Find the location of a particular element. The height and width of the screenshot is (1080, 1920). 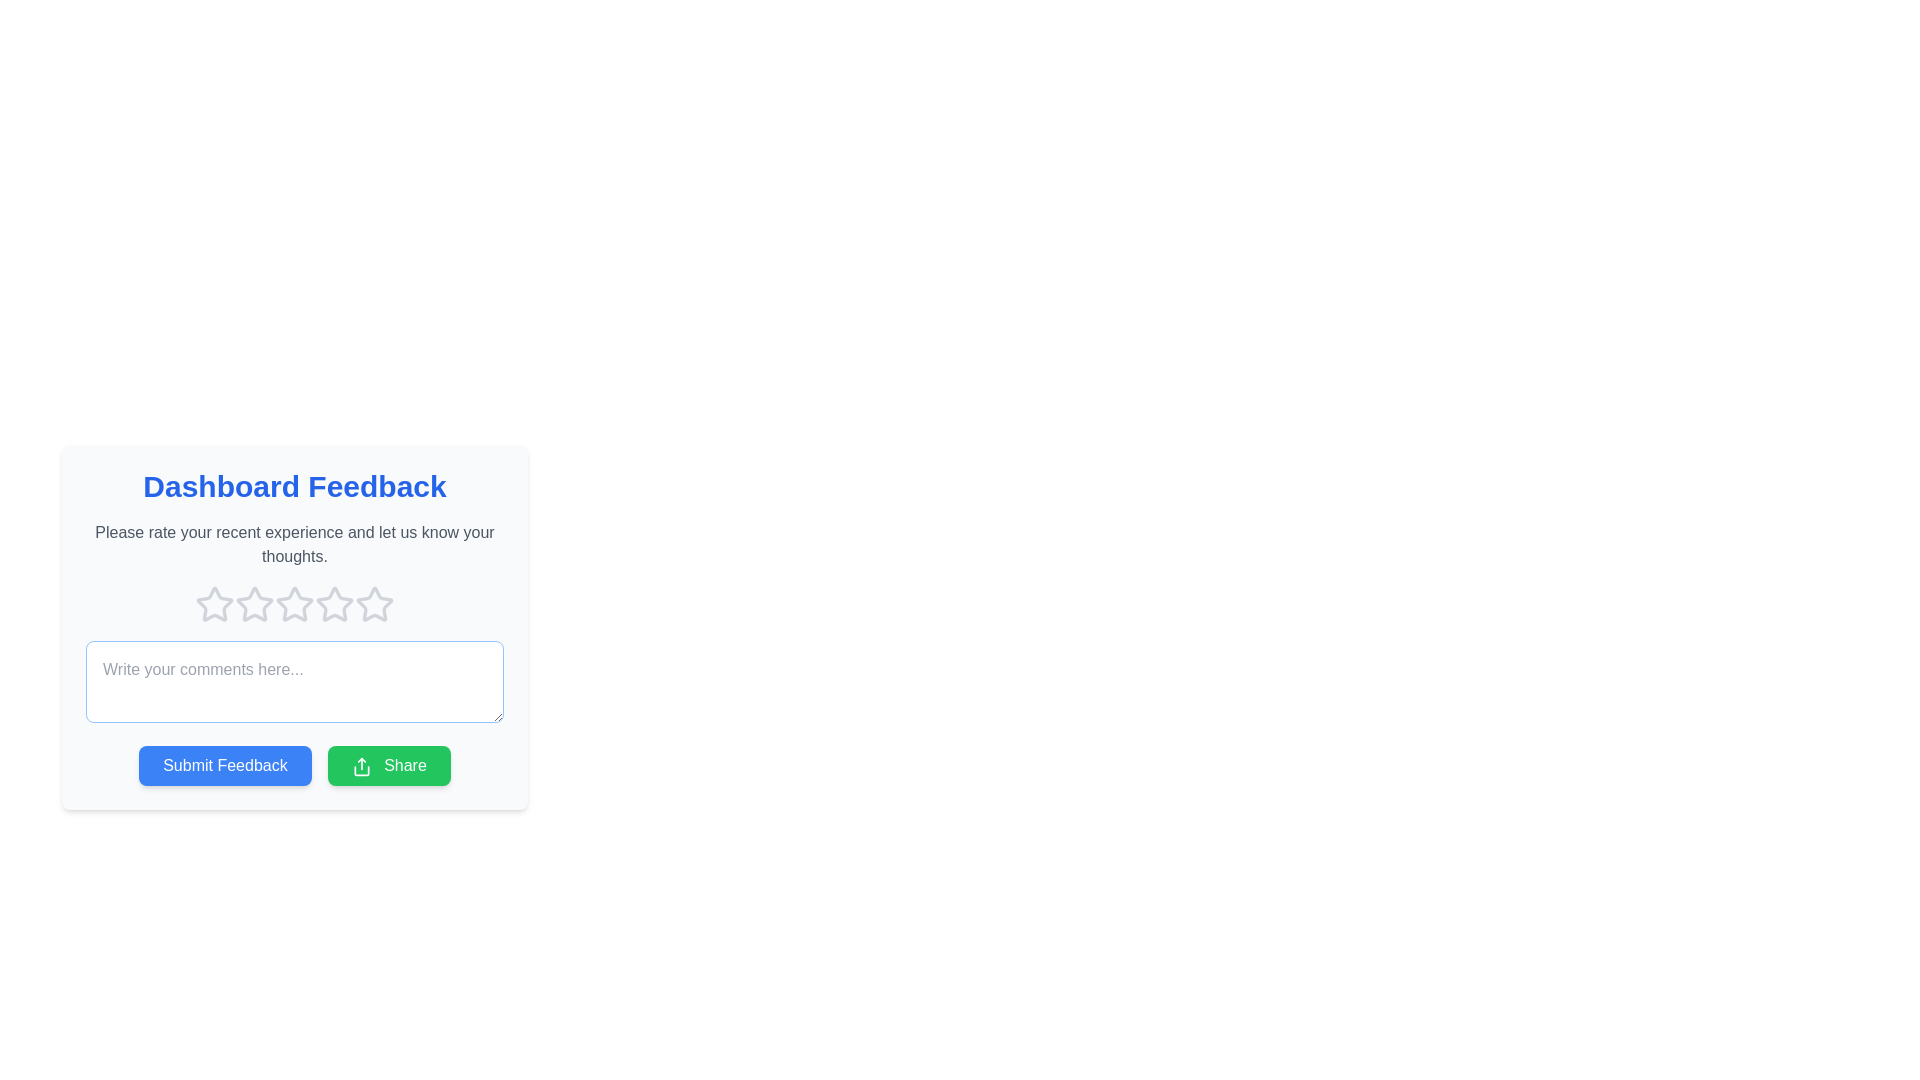

the fourth star icon in the star-based rating system is located at coordinates (293, 604).